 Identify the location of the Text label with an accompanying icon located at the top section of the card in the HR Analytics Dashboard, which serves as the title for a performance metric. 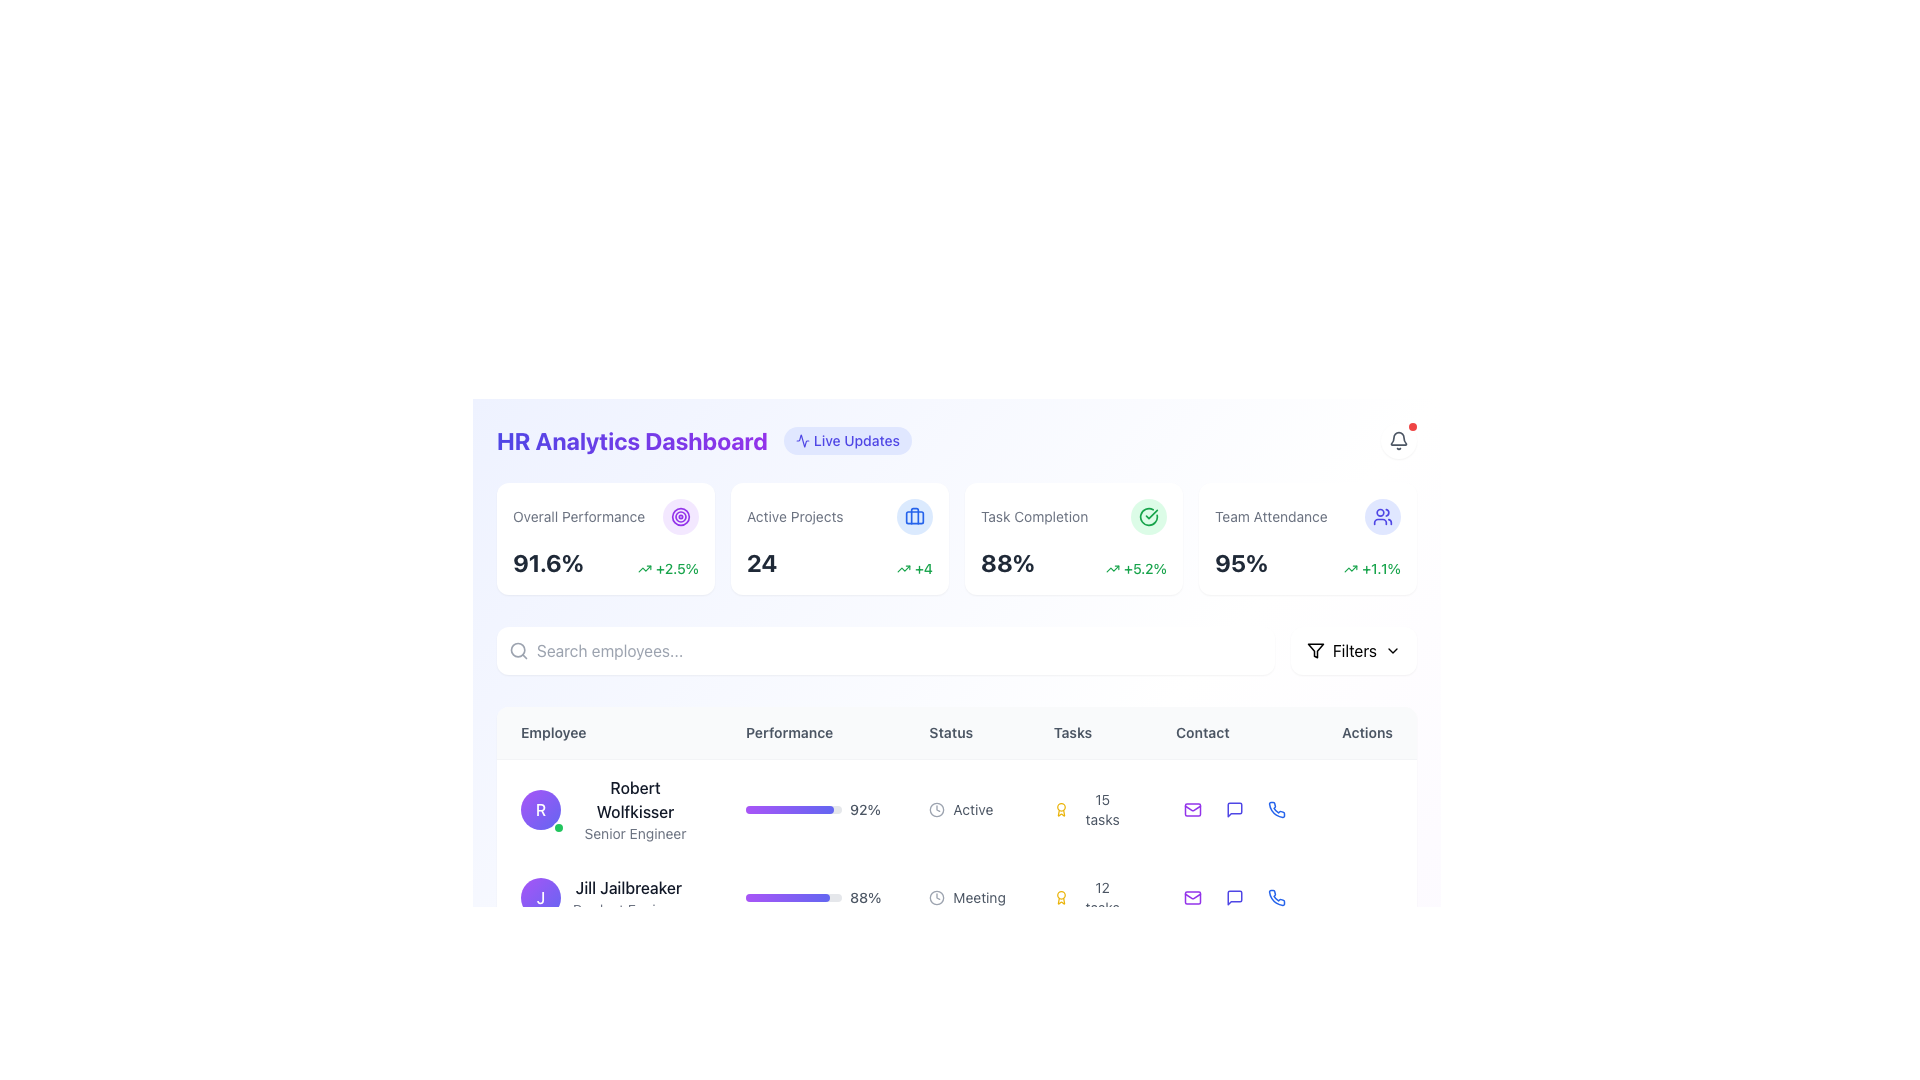
(604, 515).